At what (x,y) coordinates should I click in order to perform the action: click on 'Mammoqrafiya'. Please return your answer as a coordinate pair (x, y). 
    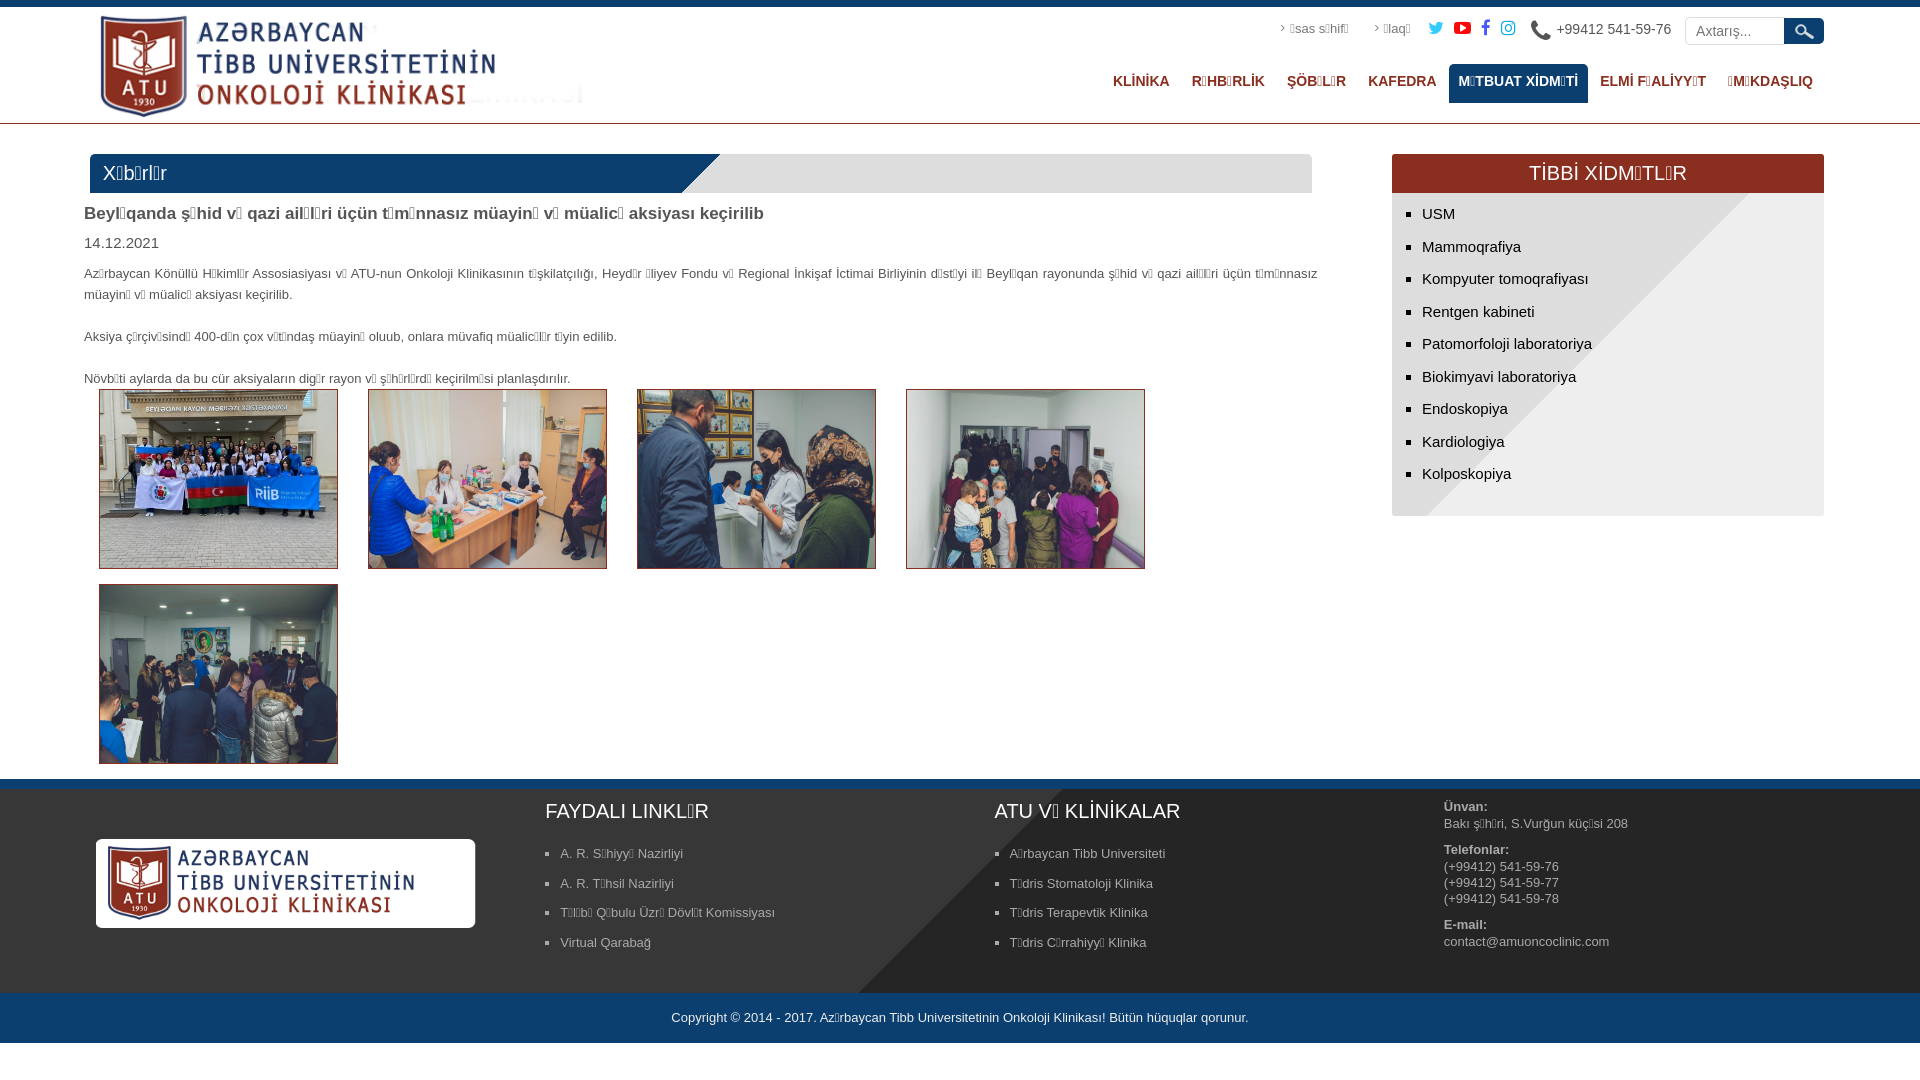
    Looking at the image, I should click on (1420, 245).